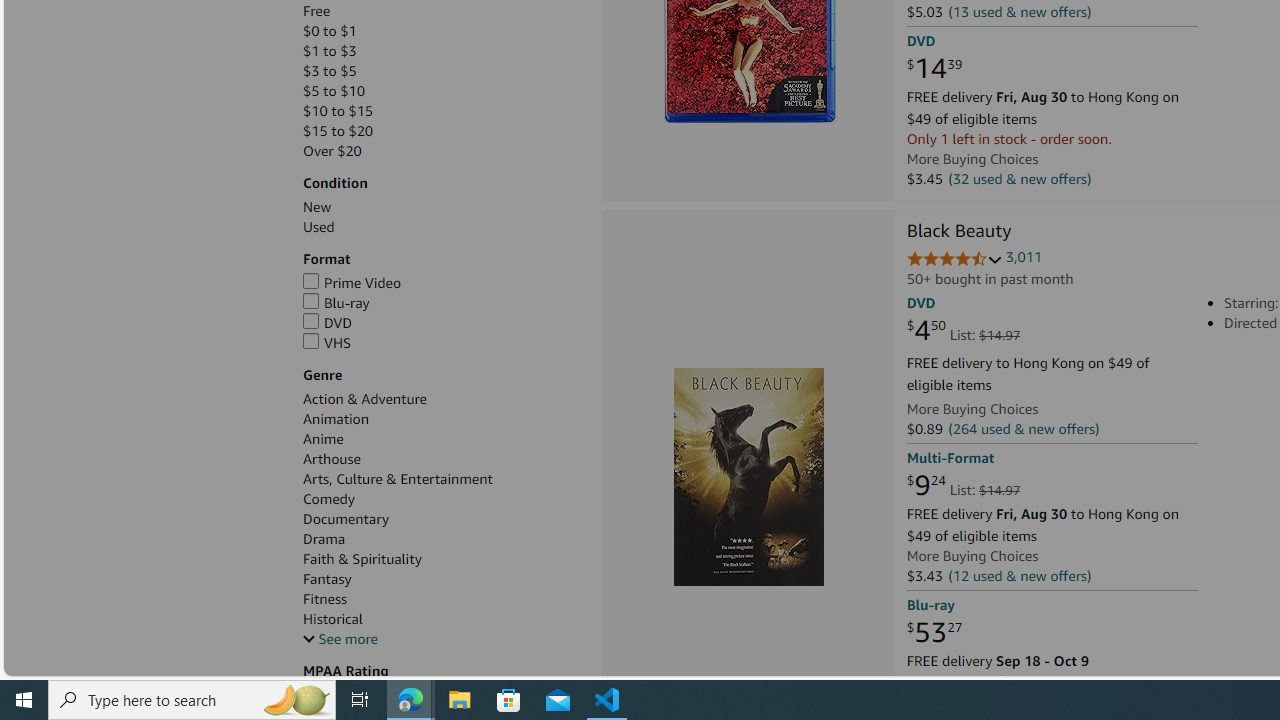 Image resolution: width=1280 pixels, height=720 pixels. What do you see at coordinates (327, 321) in the screenshot?
I see `'DVD'` at bounding box center [327, 321].